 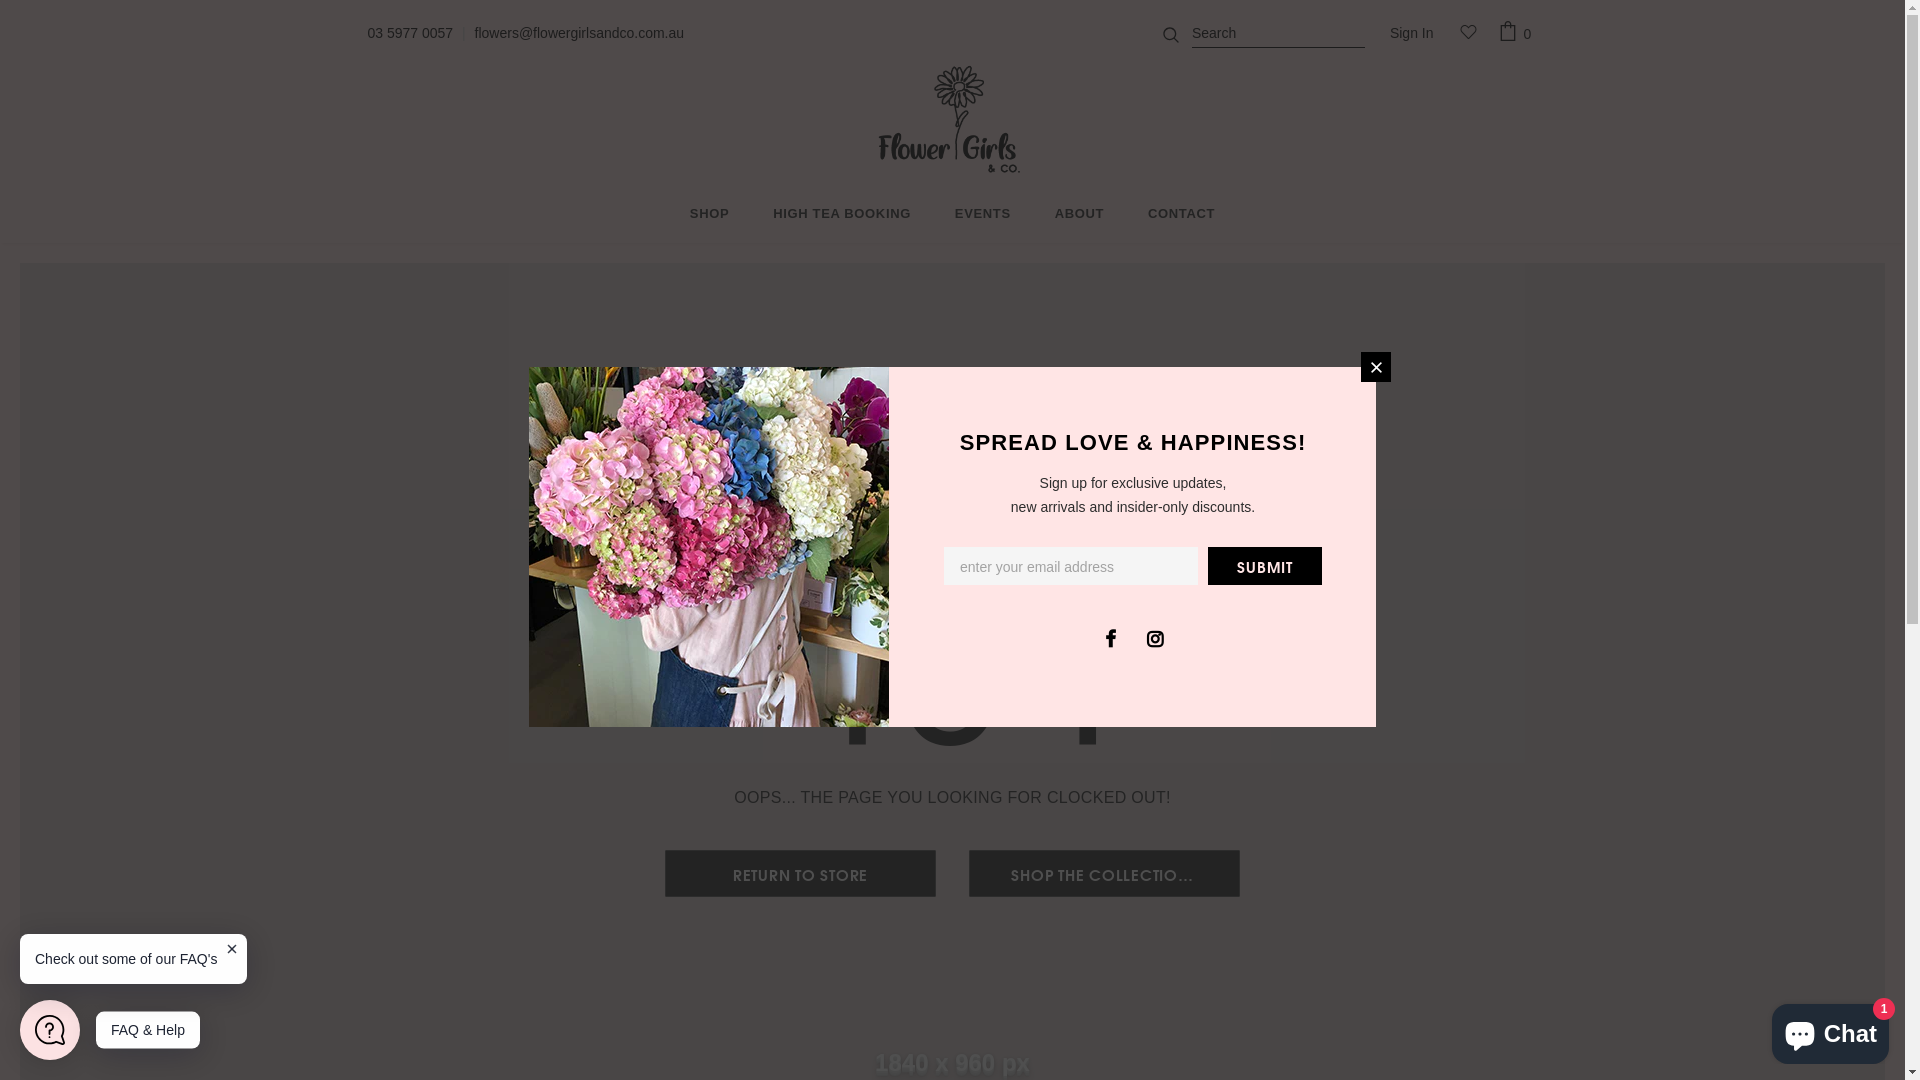 I want to click on 'RETURN TO STORE', so click(x=666, y=873).